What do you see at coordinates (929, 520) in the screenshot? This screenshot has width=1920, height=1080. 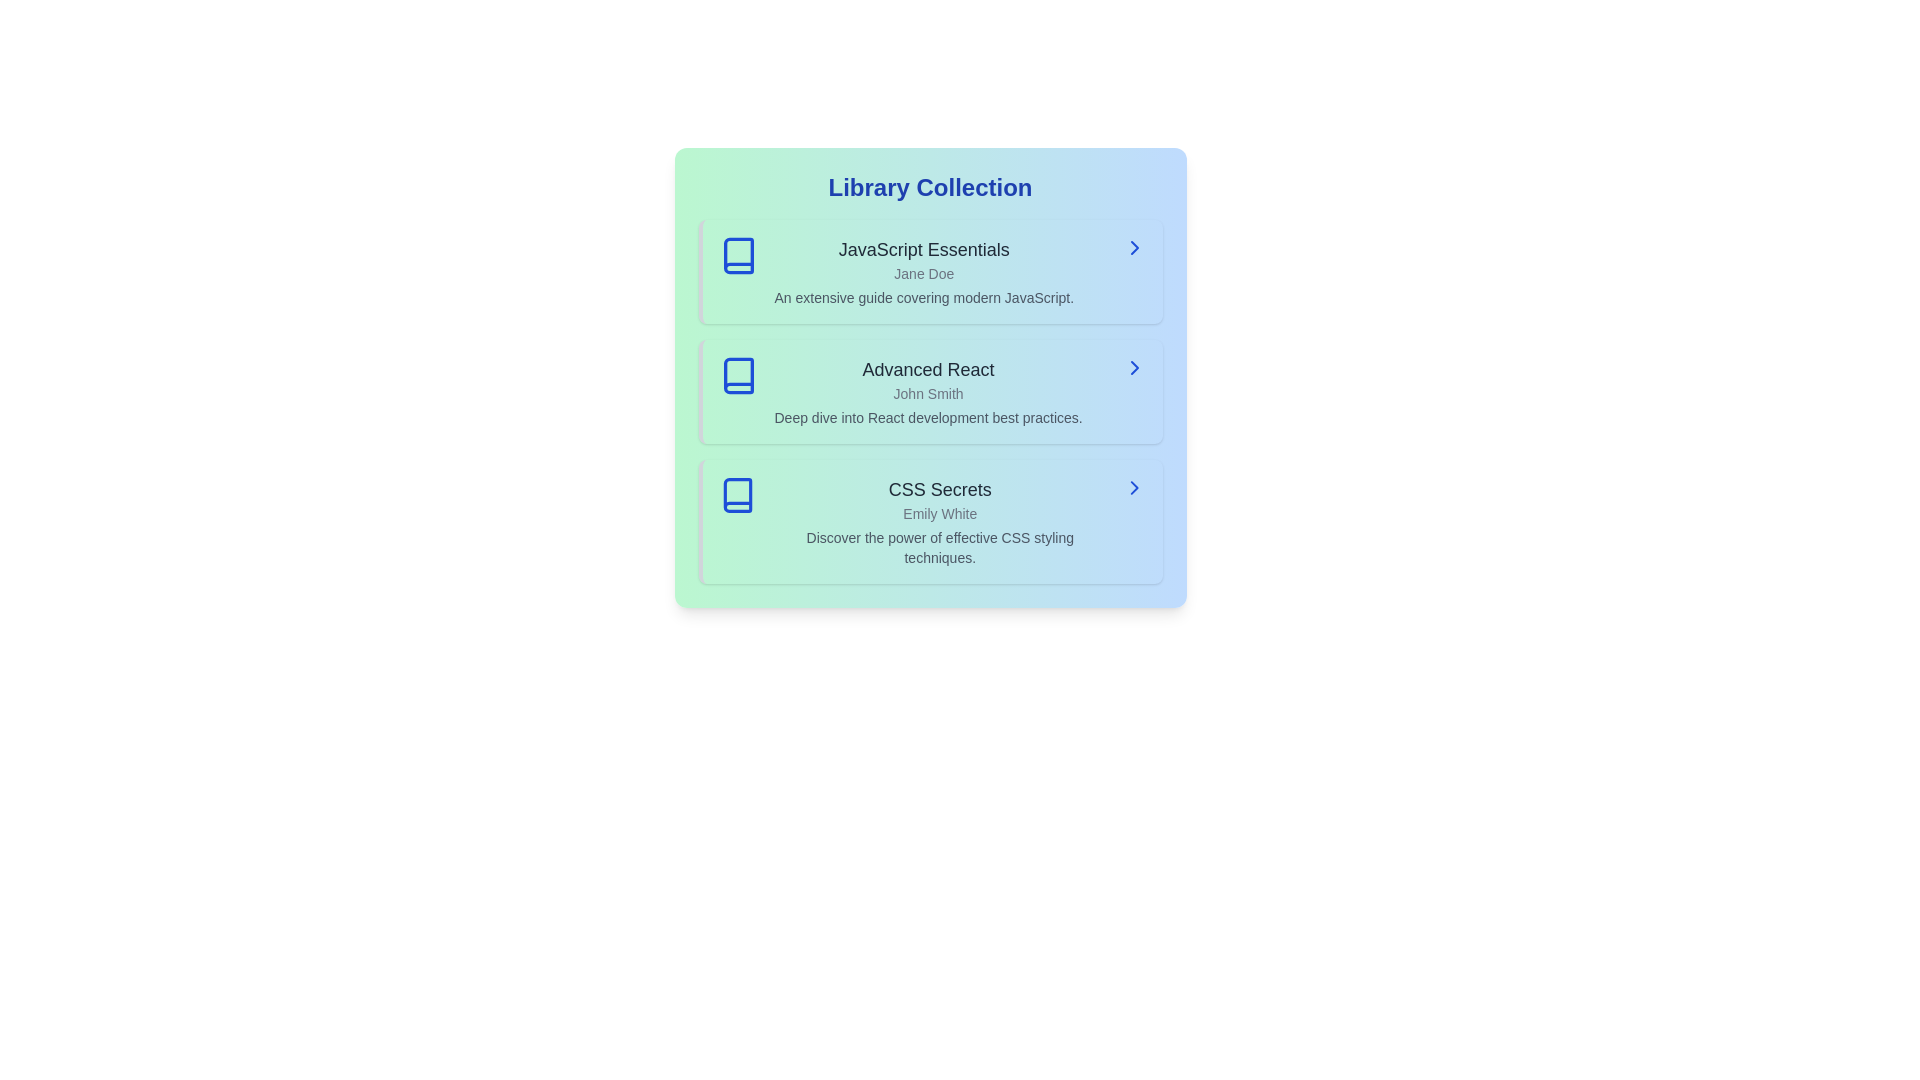 I see `the book titled CSS Secrets from the list` at bounding box center [929, 520].